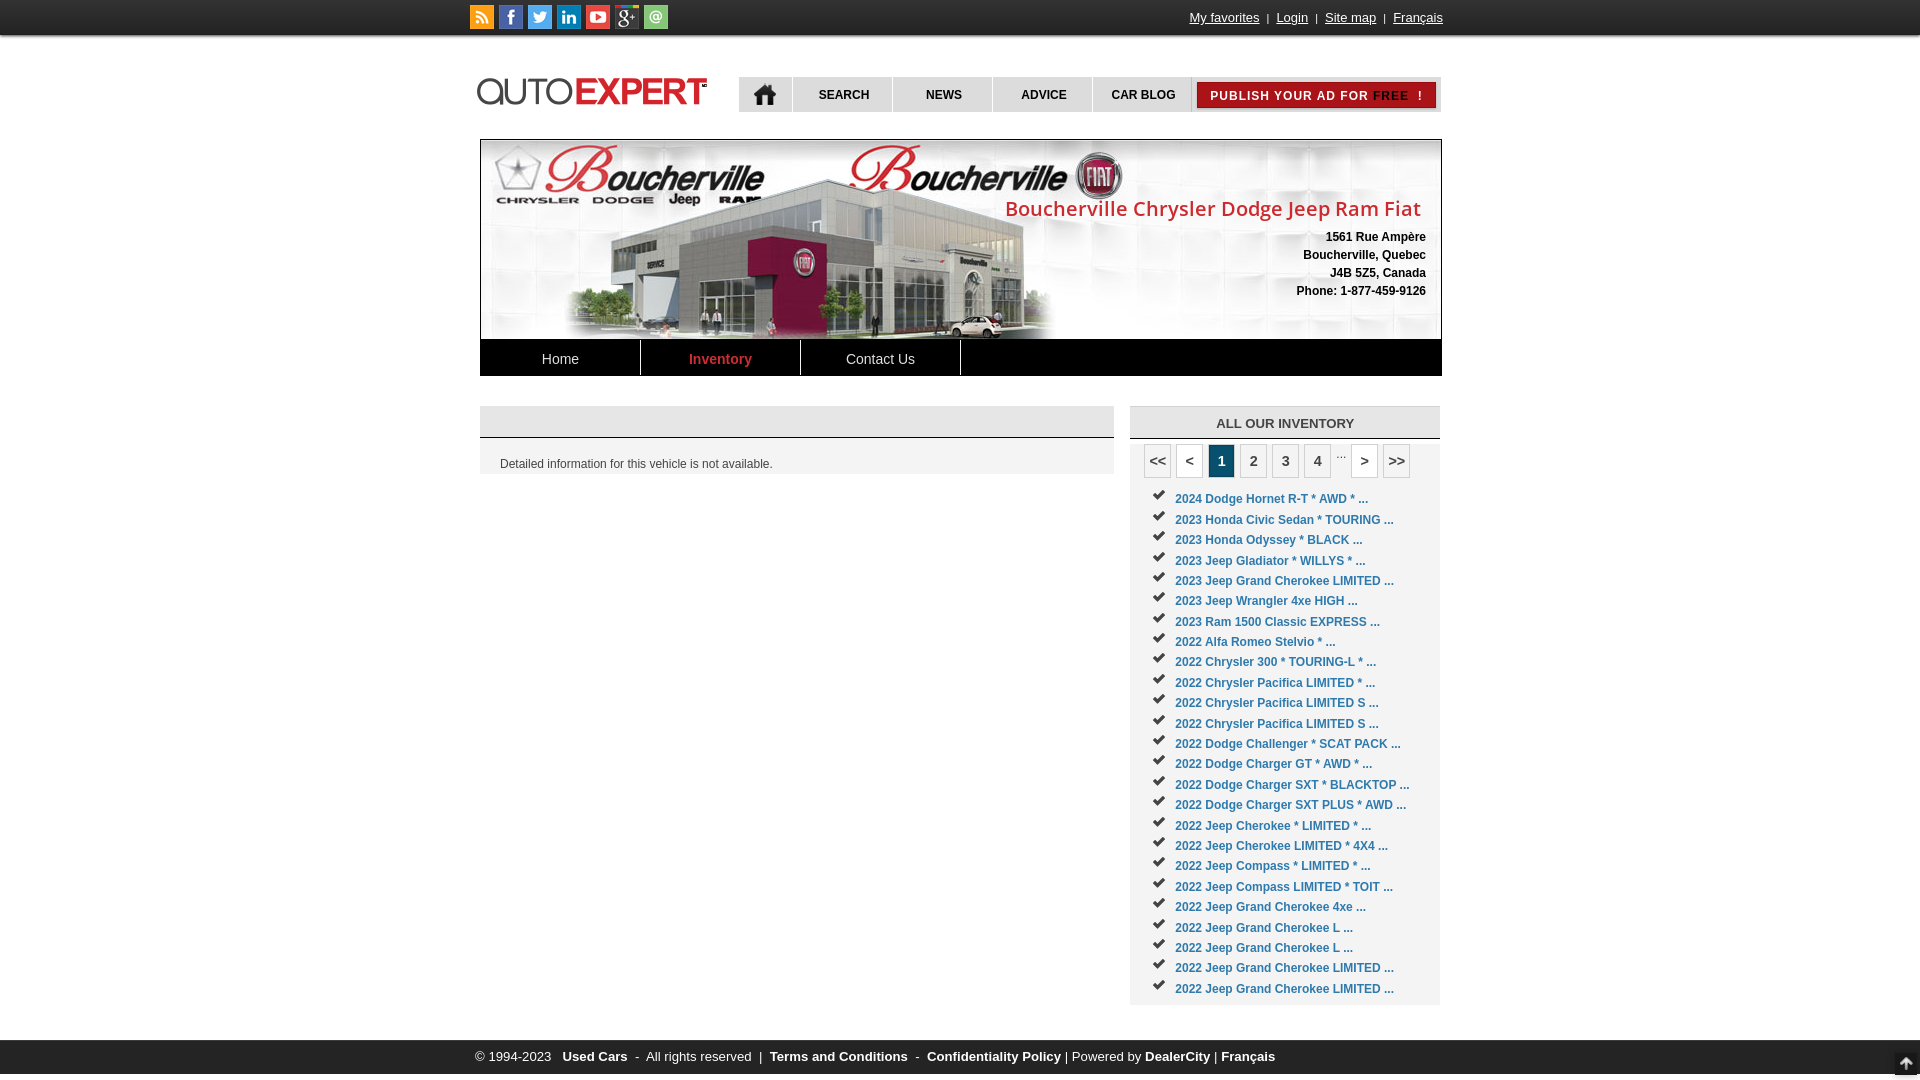  Describe the element at coordinates (1363, 461) in the screenshot. I see `'>'` at that location.